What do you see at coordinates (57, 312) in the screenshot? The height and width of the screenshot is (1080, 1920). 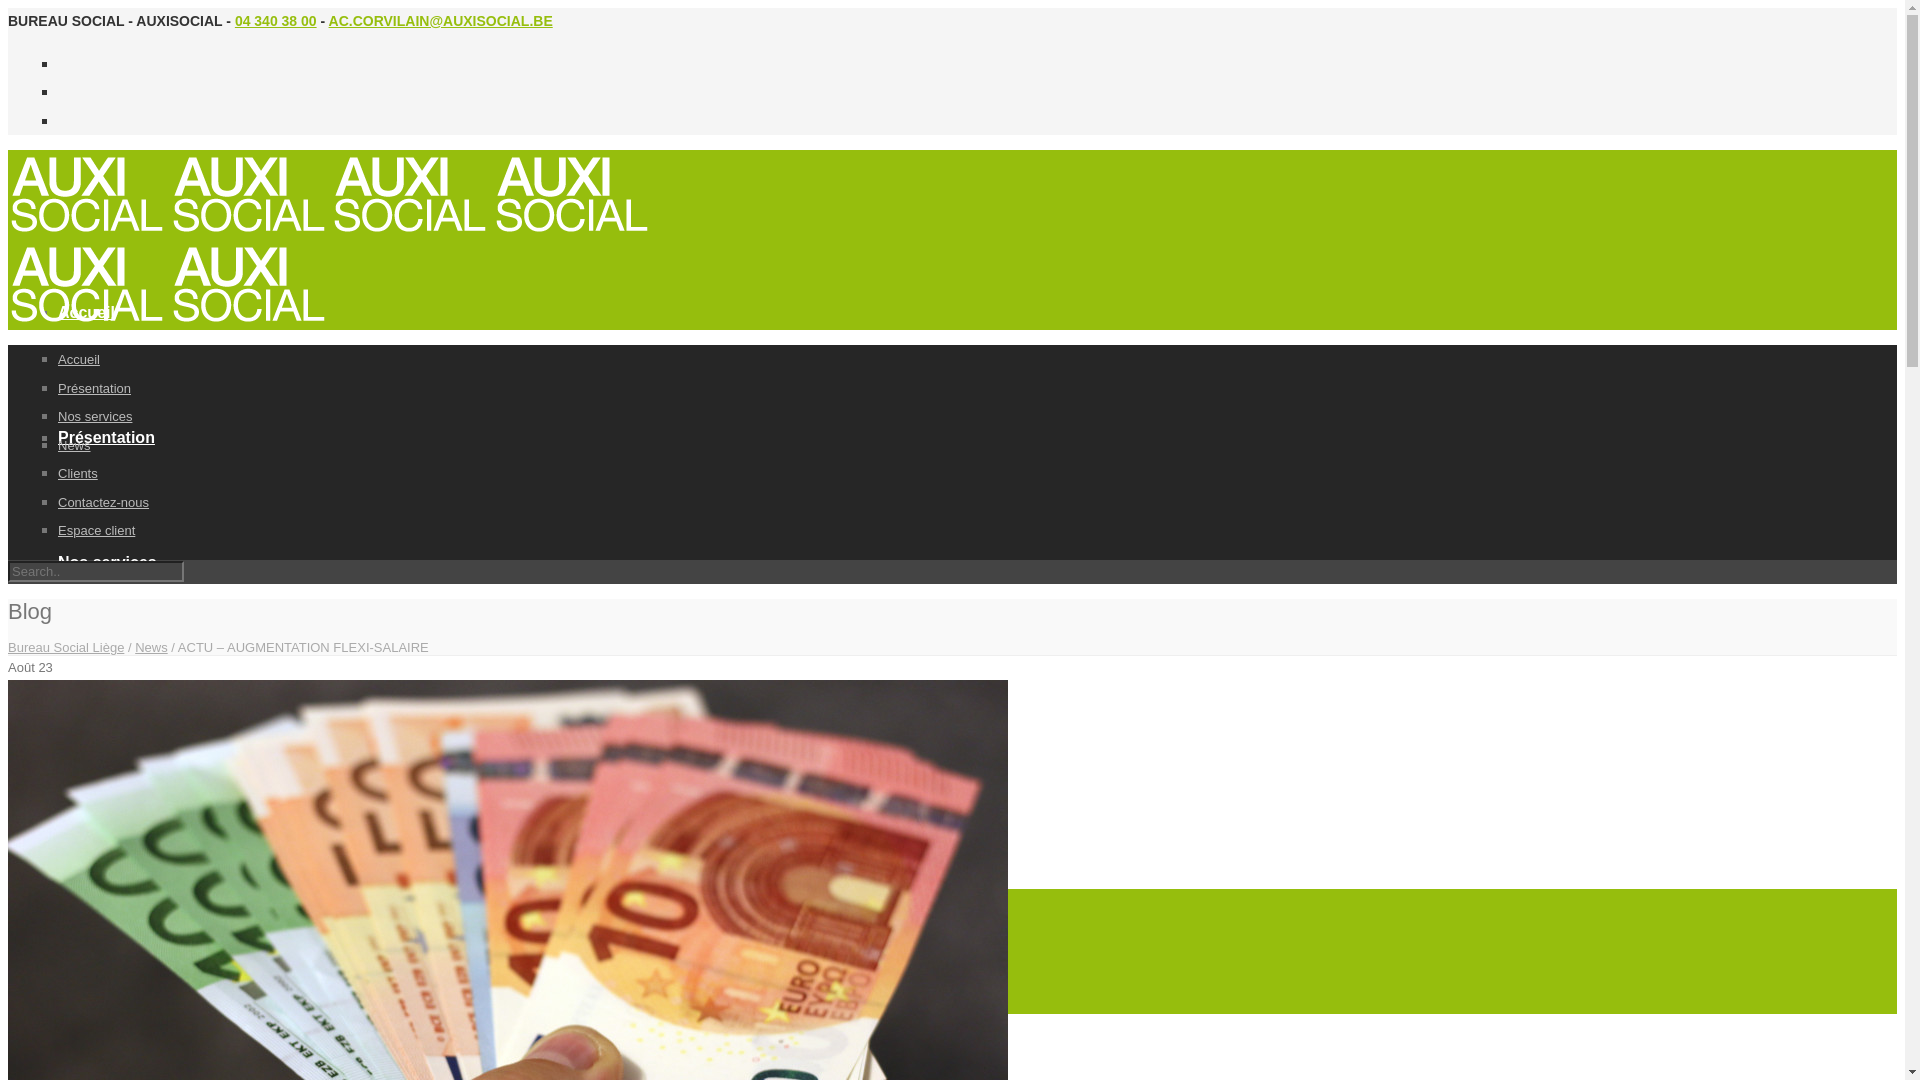 I see `'Accueil'` at bounding box center [57, 312].